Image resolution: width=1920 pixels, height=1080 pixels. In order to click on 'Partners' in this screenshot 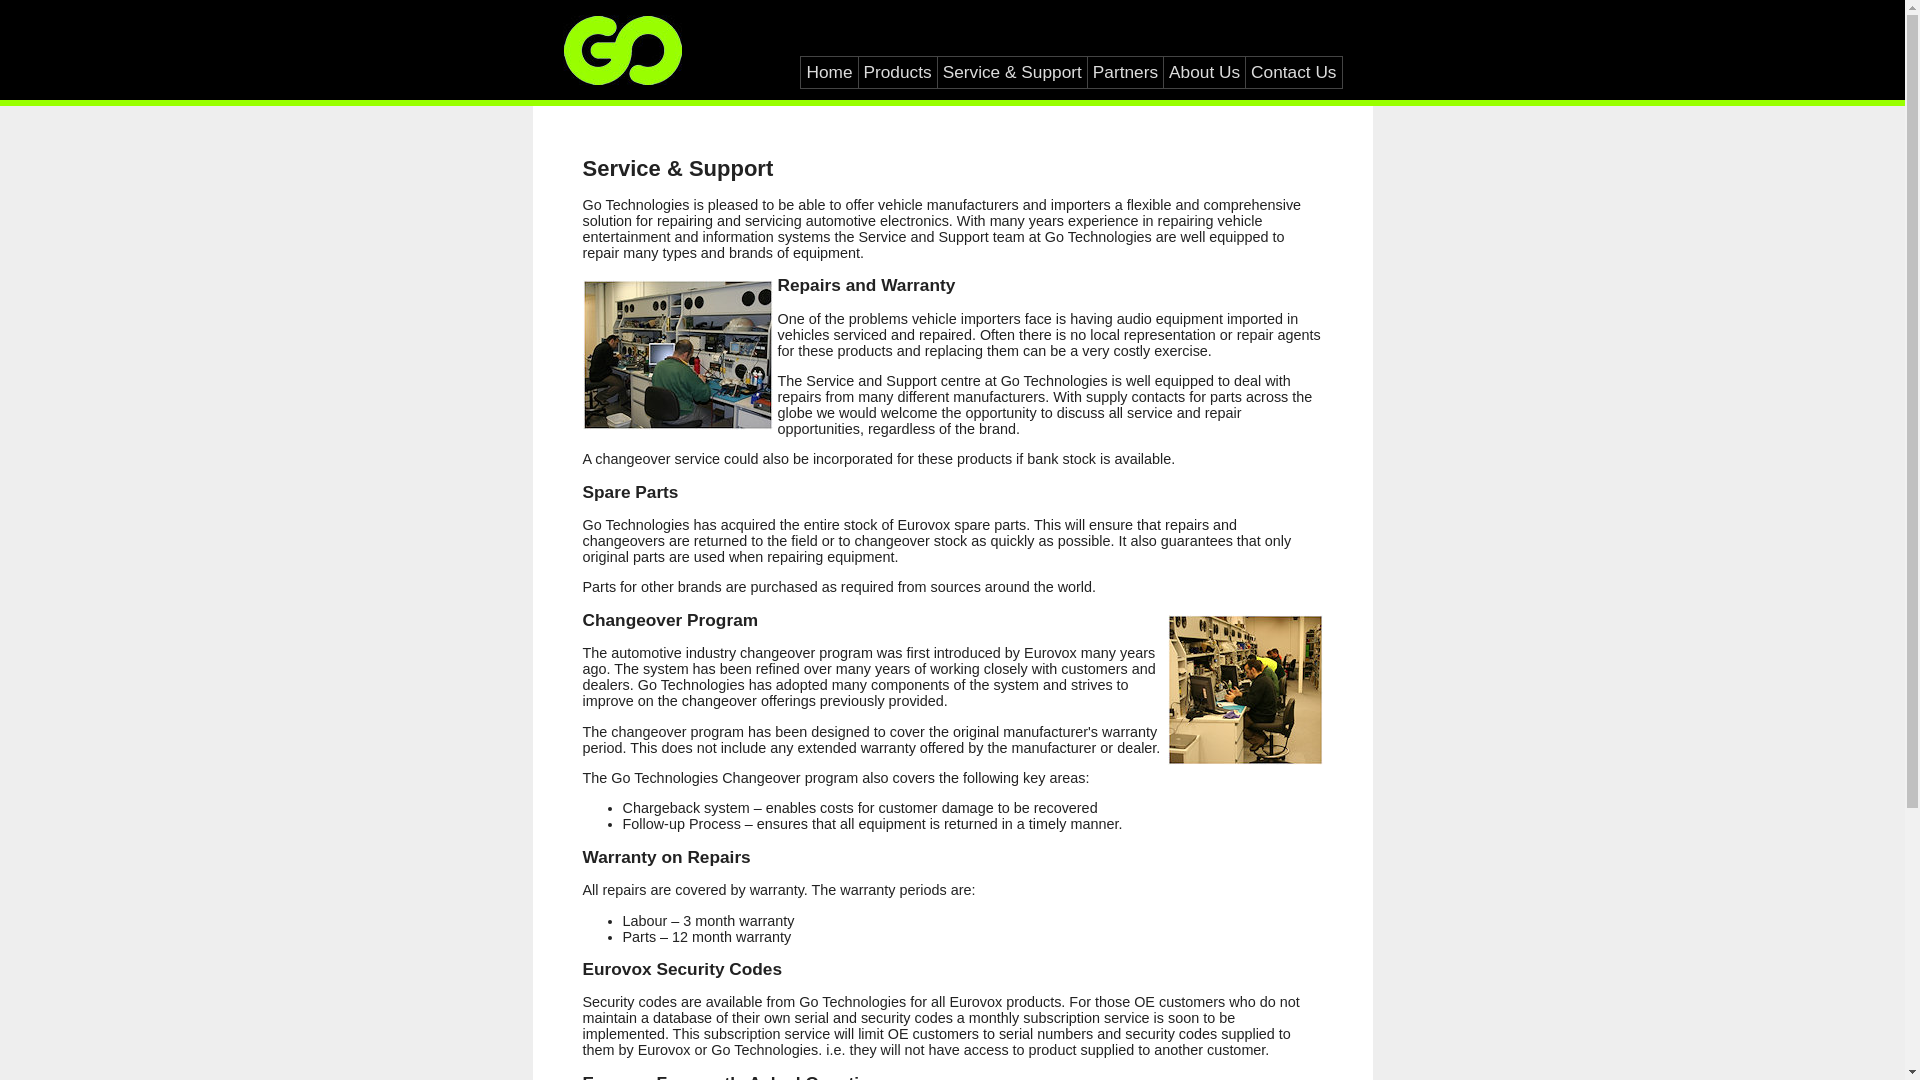, I will do `click(1125, 71)`.